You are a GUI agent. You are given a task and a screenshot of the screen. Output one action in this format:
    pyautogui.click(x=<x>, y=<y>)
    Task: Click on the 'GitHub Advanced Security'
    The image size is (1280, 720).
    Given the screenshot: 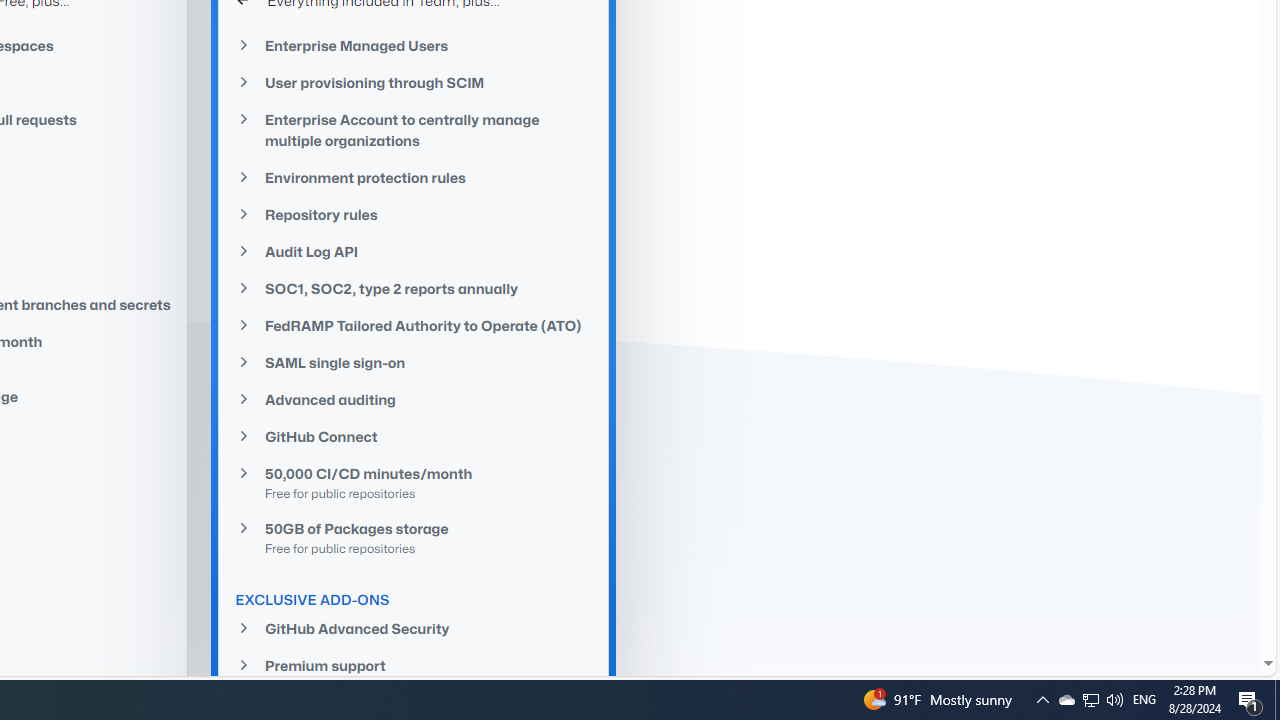 What is the action you would take?
    pyautogui.click(x=413, y=627)
    